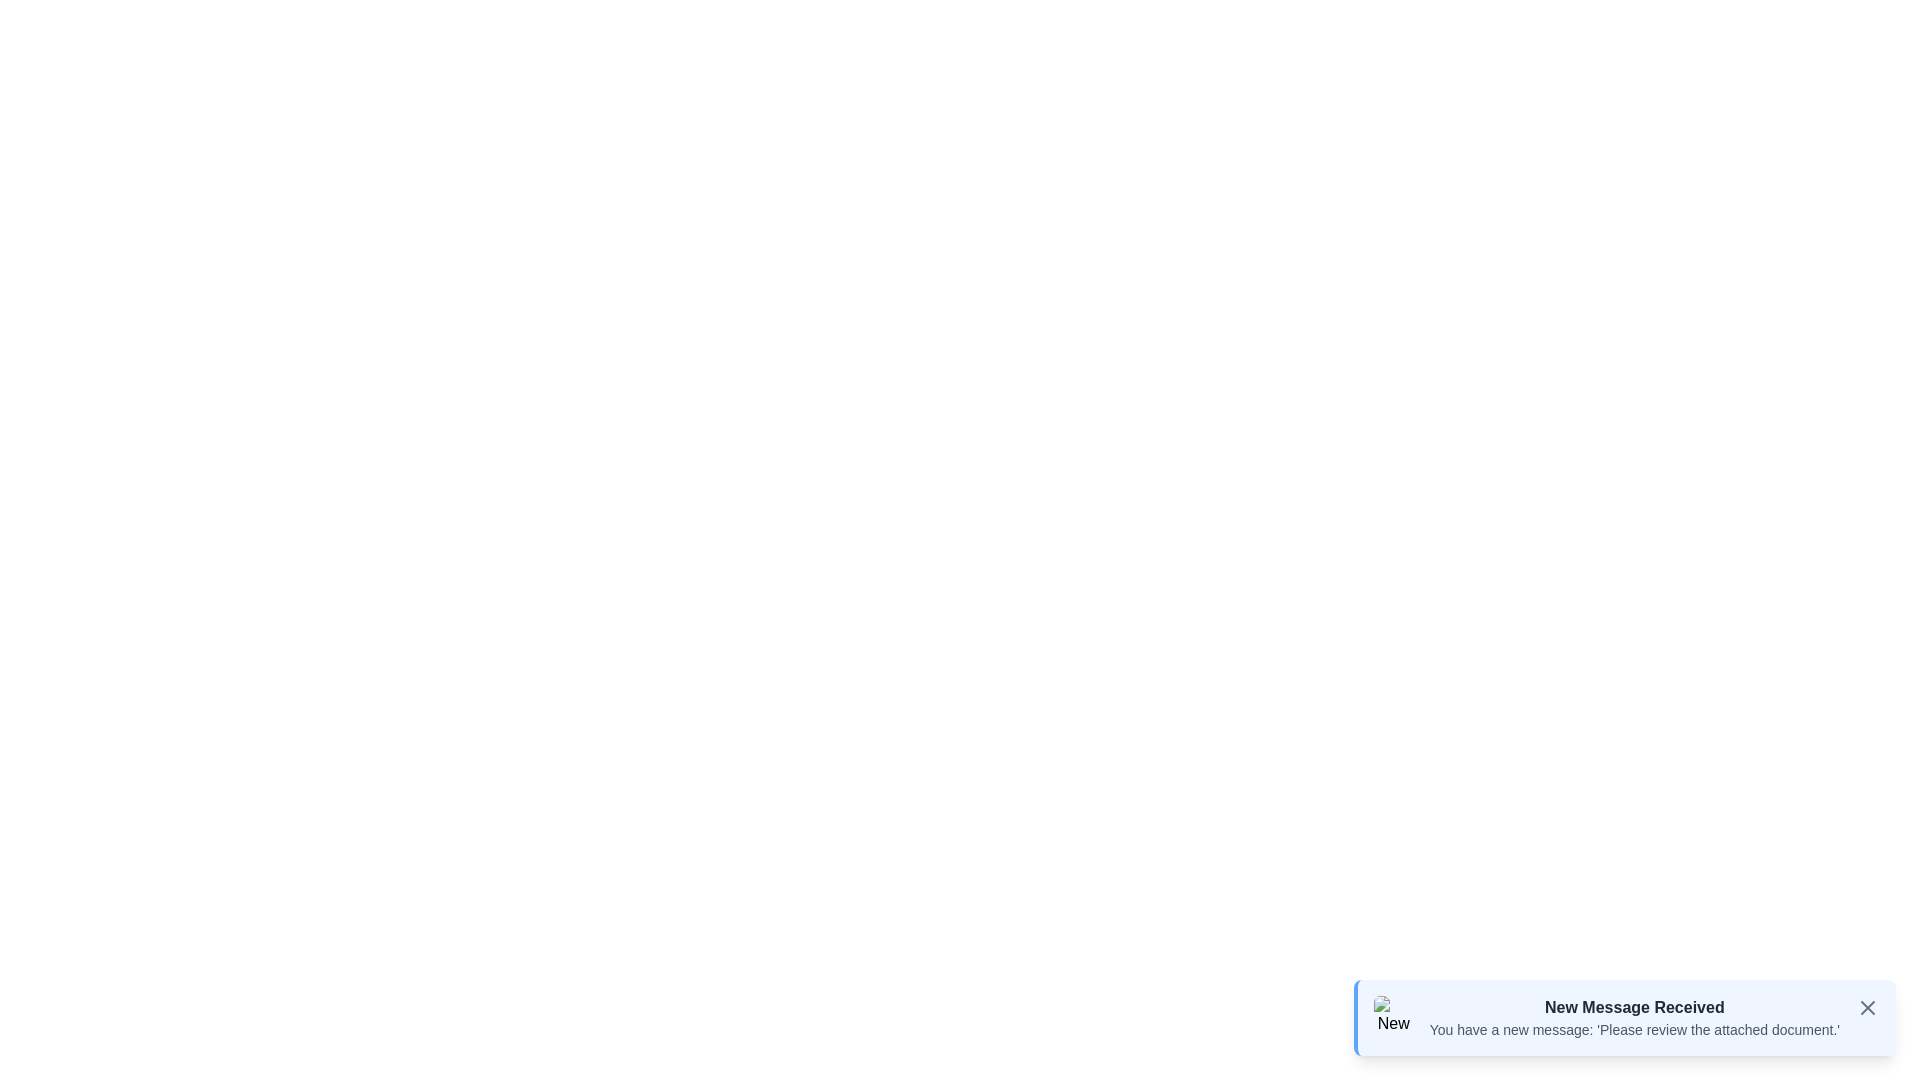  I want to click on the preview image to view it in detail, so click(1392, 1015).